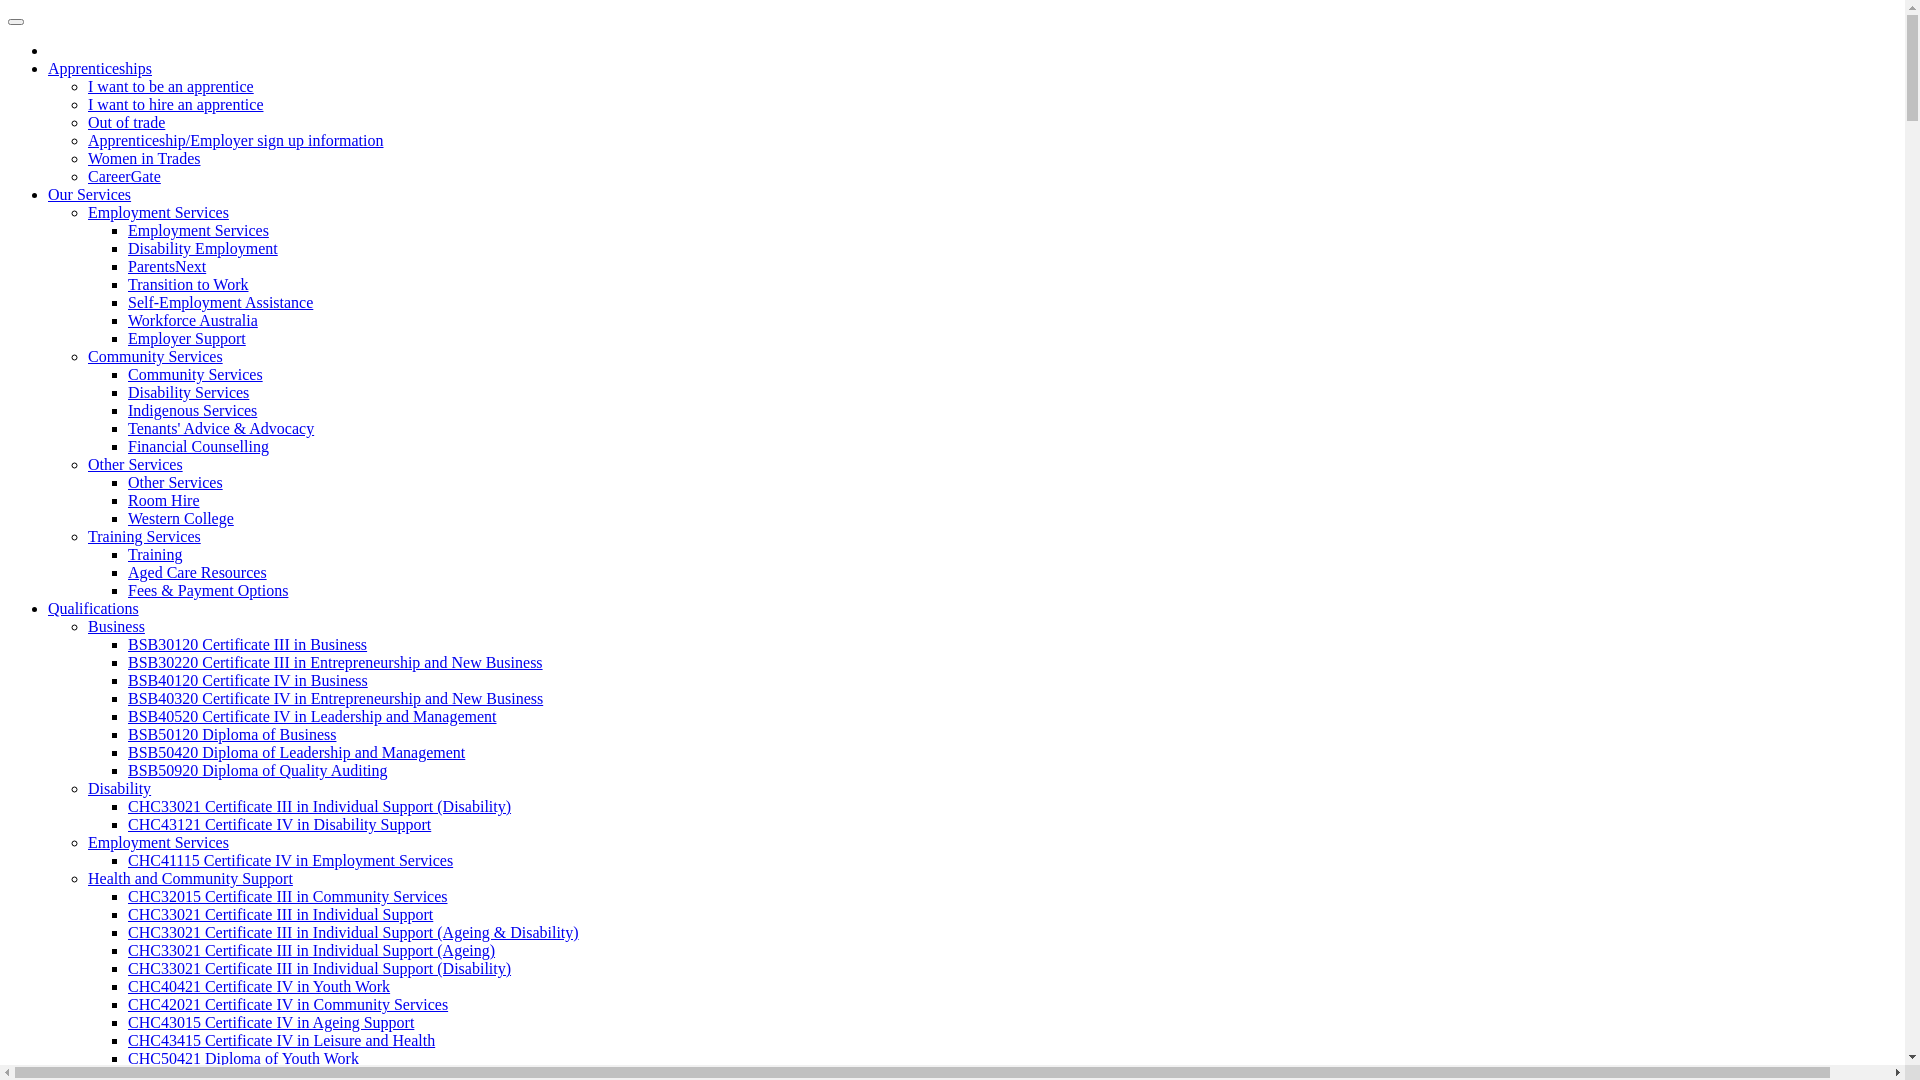  What do you see at coordinates (235, 139) in the screenshot?
I see `'Apprenticeship/Employer sign up information'` at bounding box center [235, 139].